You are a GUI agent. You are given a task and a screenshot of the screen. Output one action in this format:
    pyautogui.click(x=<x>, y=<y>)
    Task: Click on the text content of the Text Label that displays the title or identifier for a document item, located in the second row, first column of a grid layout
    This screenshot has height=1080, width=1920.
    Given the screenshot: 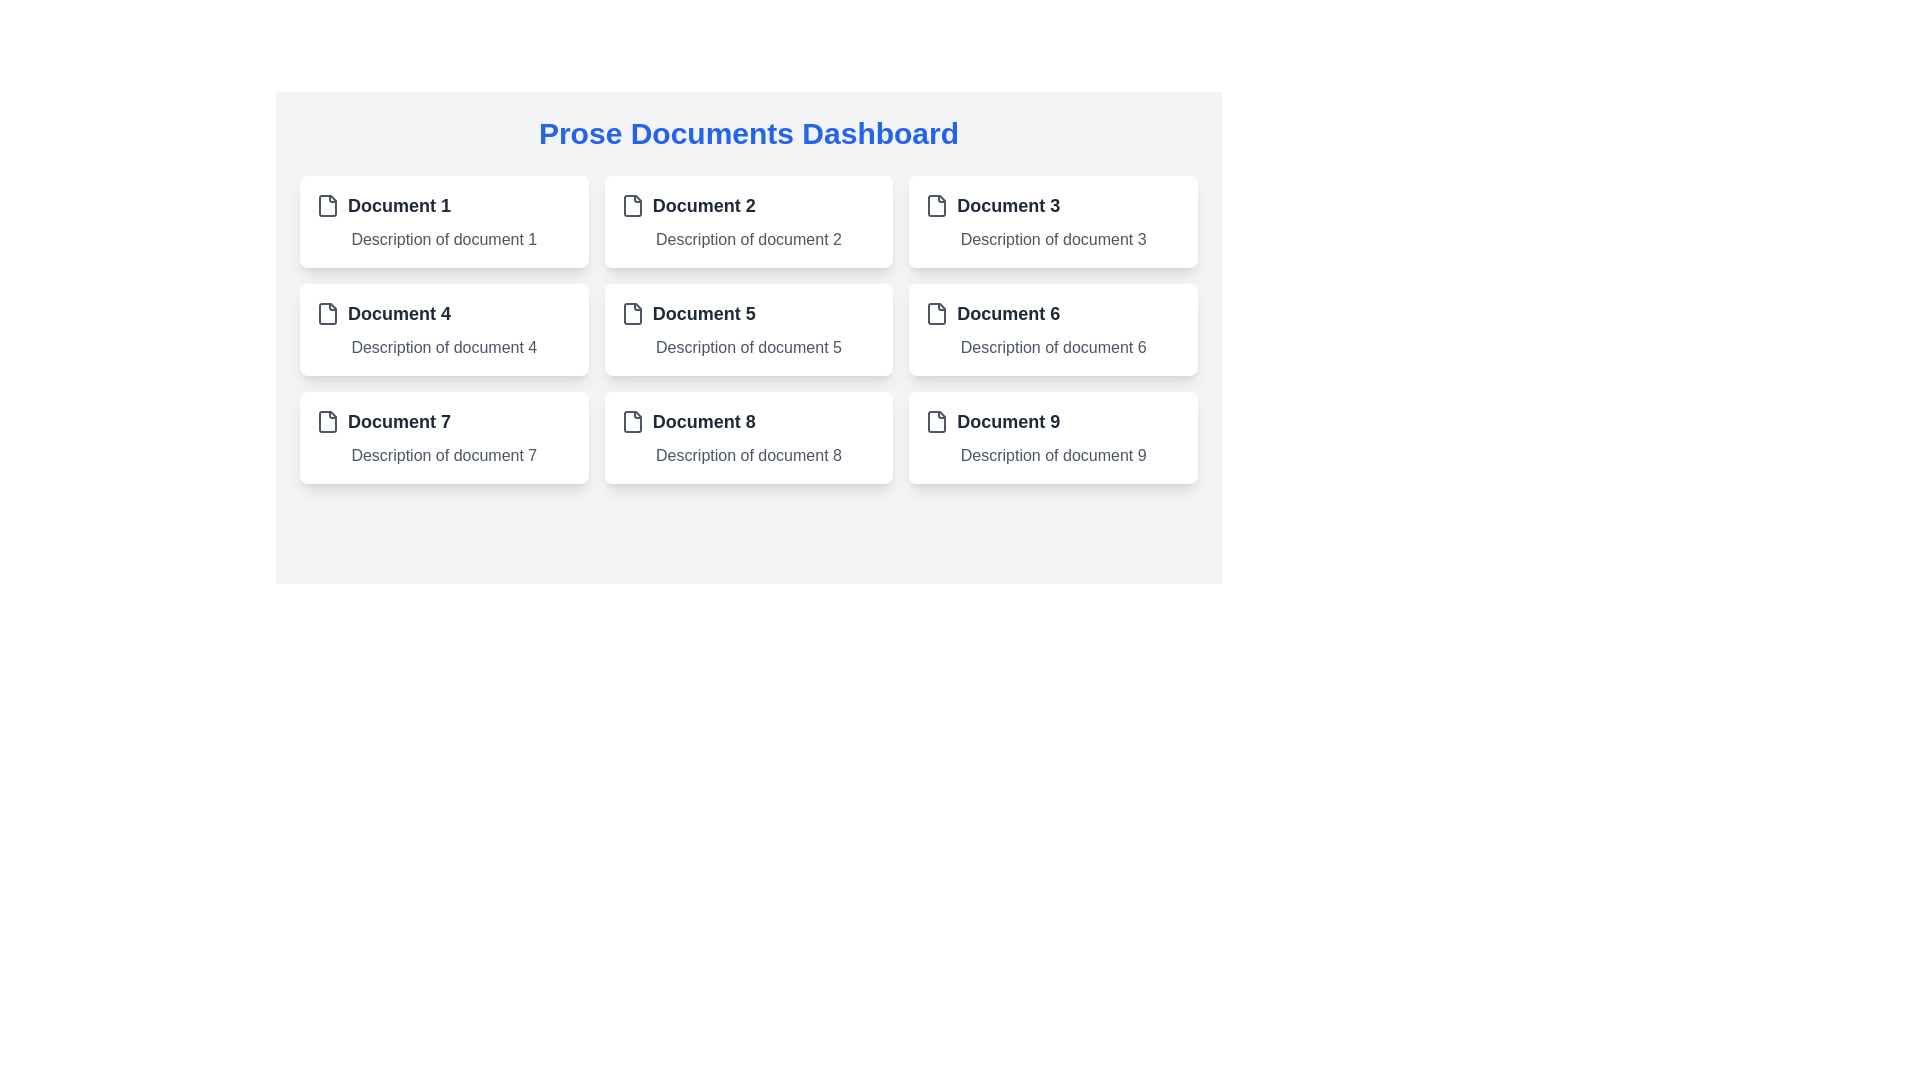 What is the action you would take?
    pyautogui.click(x=704, y=313)
    